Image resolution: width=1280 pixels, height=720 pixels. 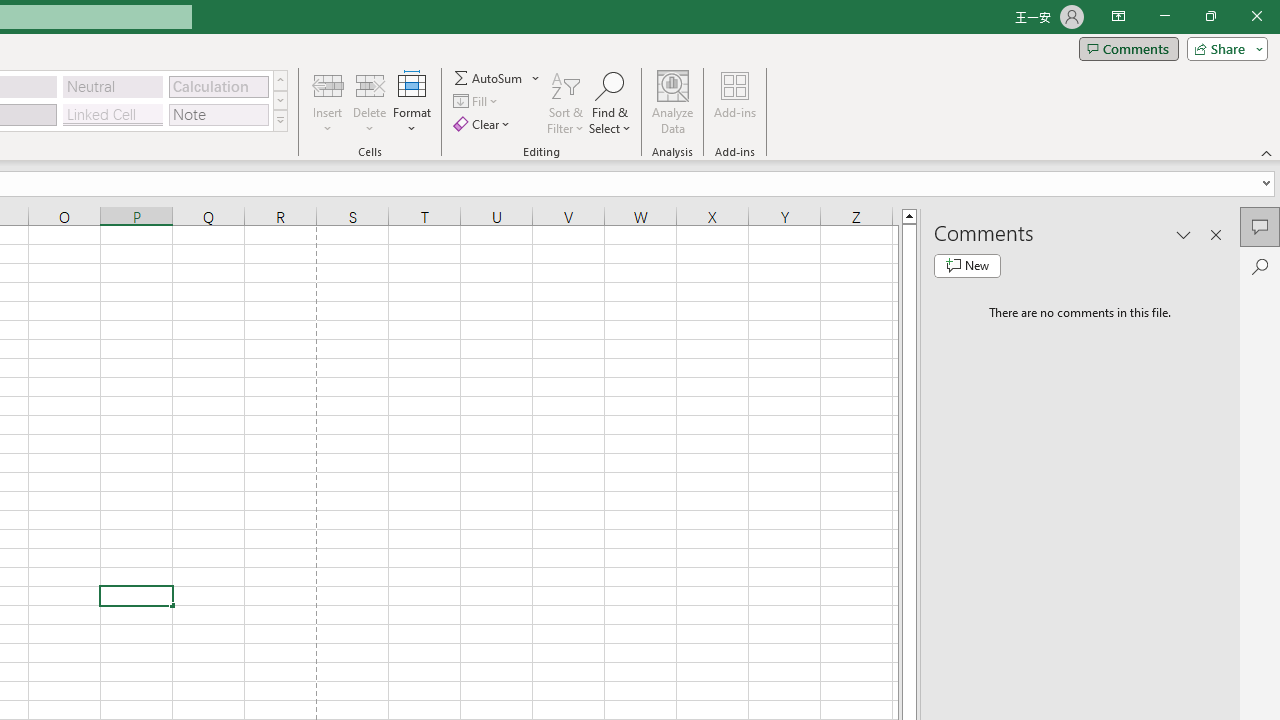 What do you see at coordinates (565, 103) in the screenshot?
I see `'Sort & Filter'` at bounding box center [565, 103].